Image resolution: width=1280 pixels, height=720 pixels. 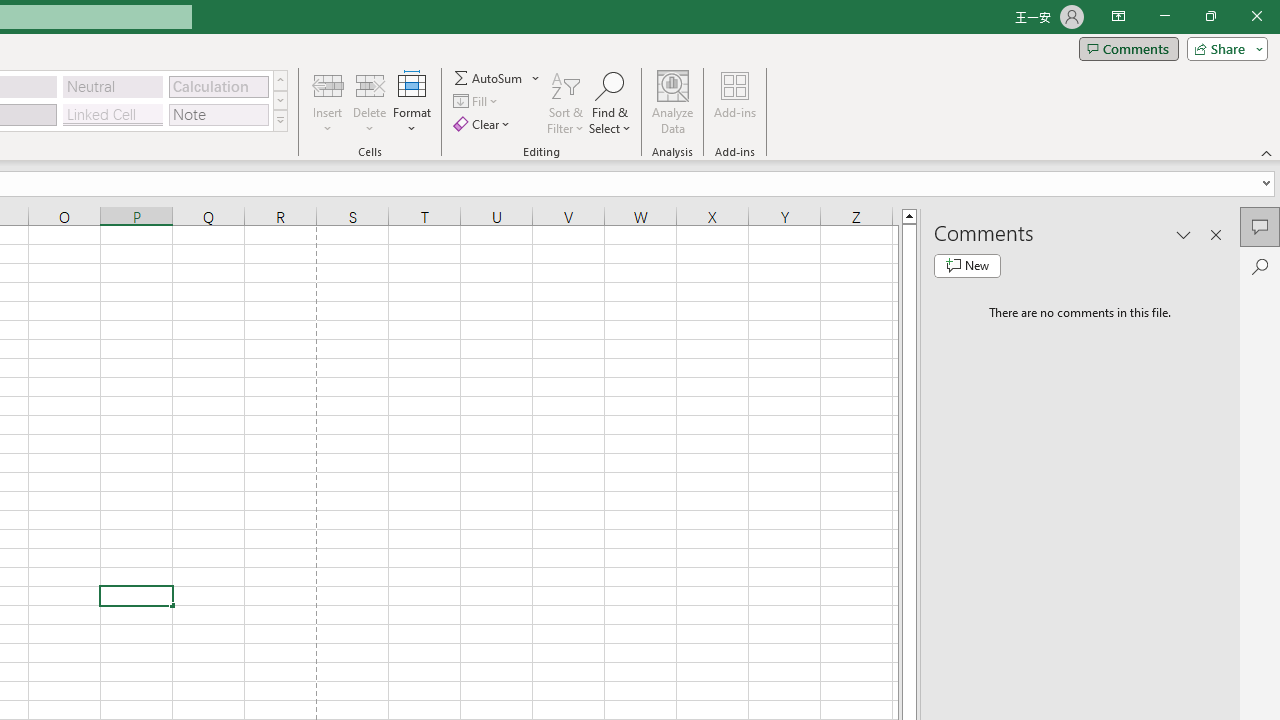 What do you see at coordinates (565, 103) in the screenshot?
I see `'Sort & Filter'` at bounding box center [565, 103].